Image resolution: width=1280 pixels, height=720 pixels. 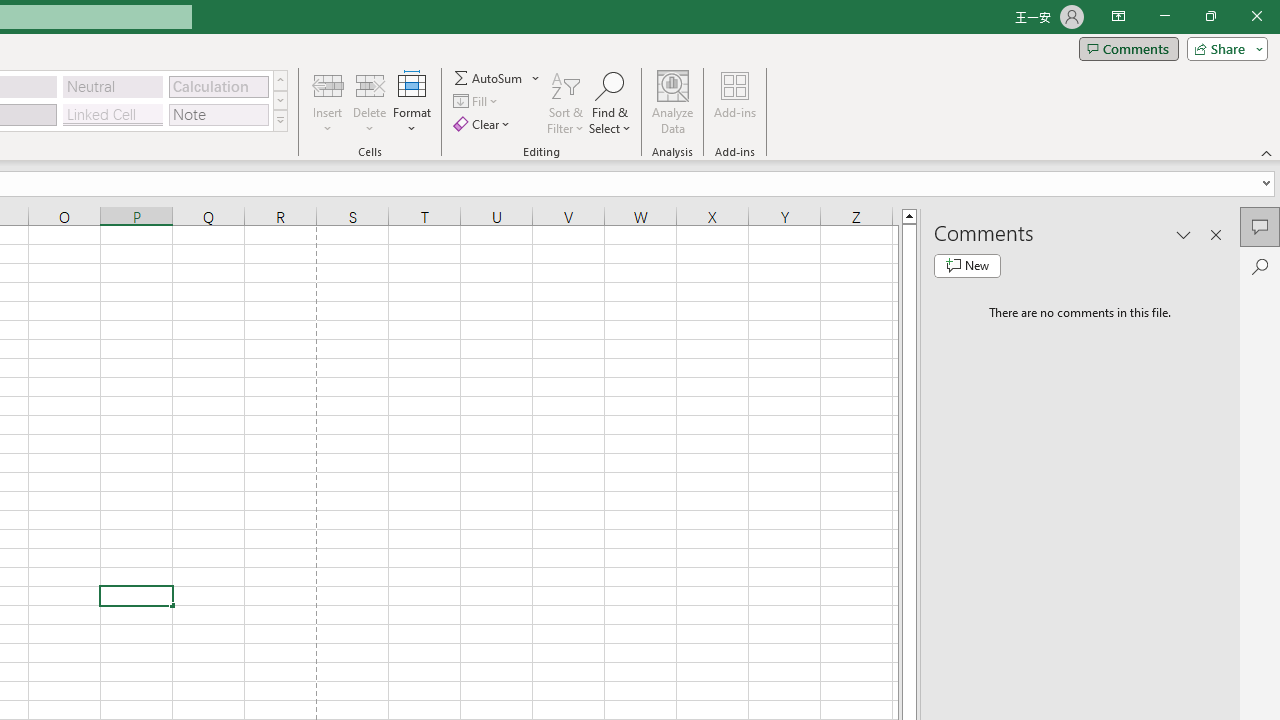 What do you see at coordinates (565, 103) in the screenshot?
I see `'Sort & Filter'` at bounding box center [565, 103].